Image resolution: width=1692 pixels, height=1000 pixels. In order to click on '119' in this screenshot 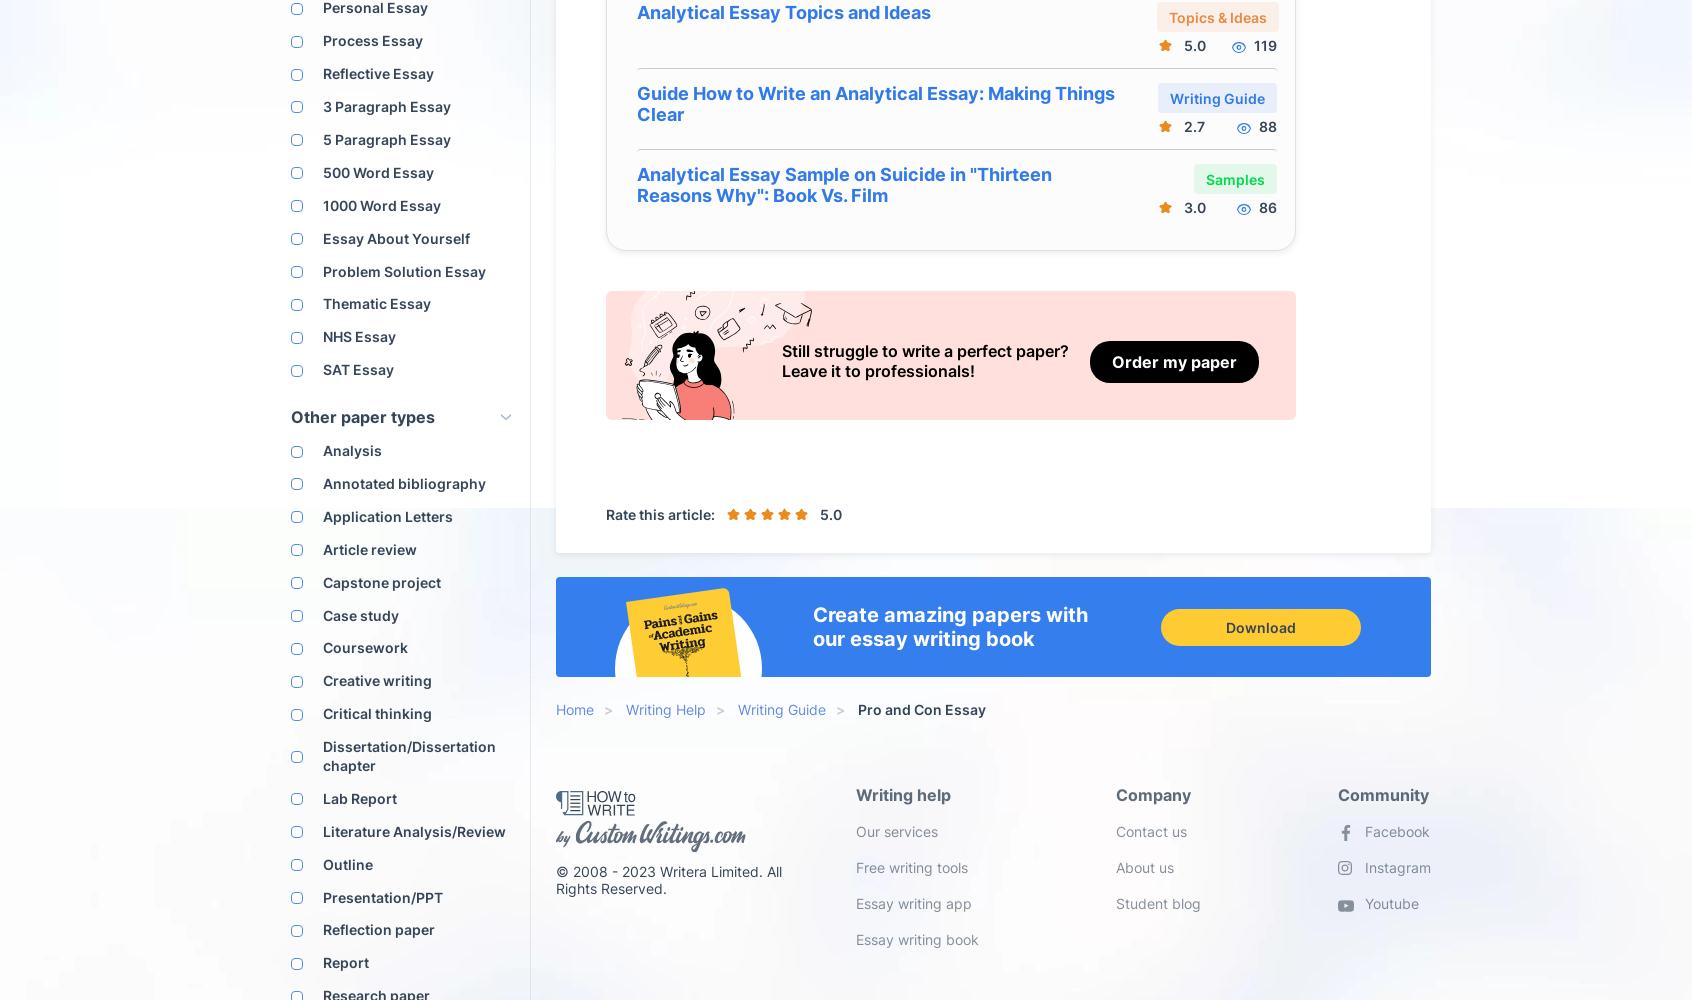, I will do `click(1253, 45)`.